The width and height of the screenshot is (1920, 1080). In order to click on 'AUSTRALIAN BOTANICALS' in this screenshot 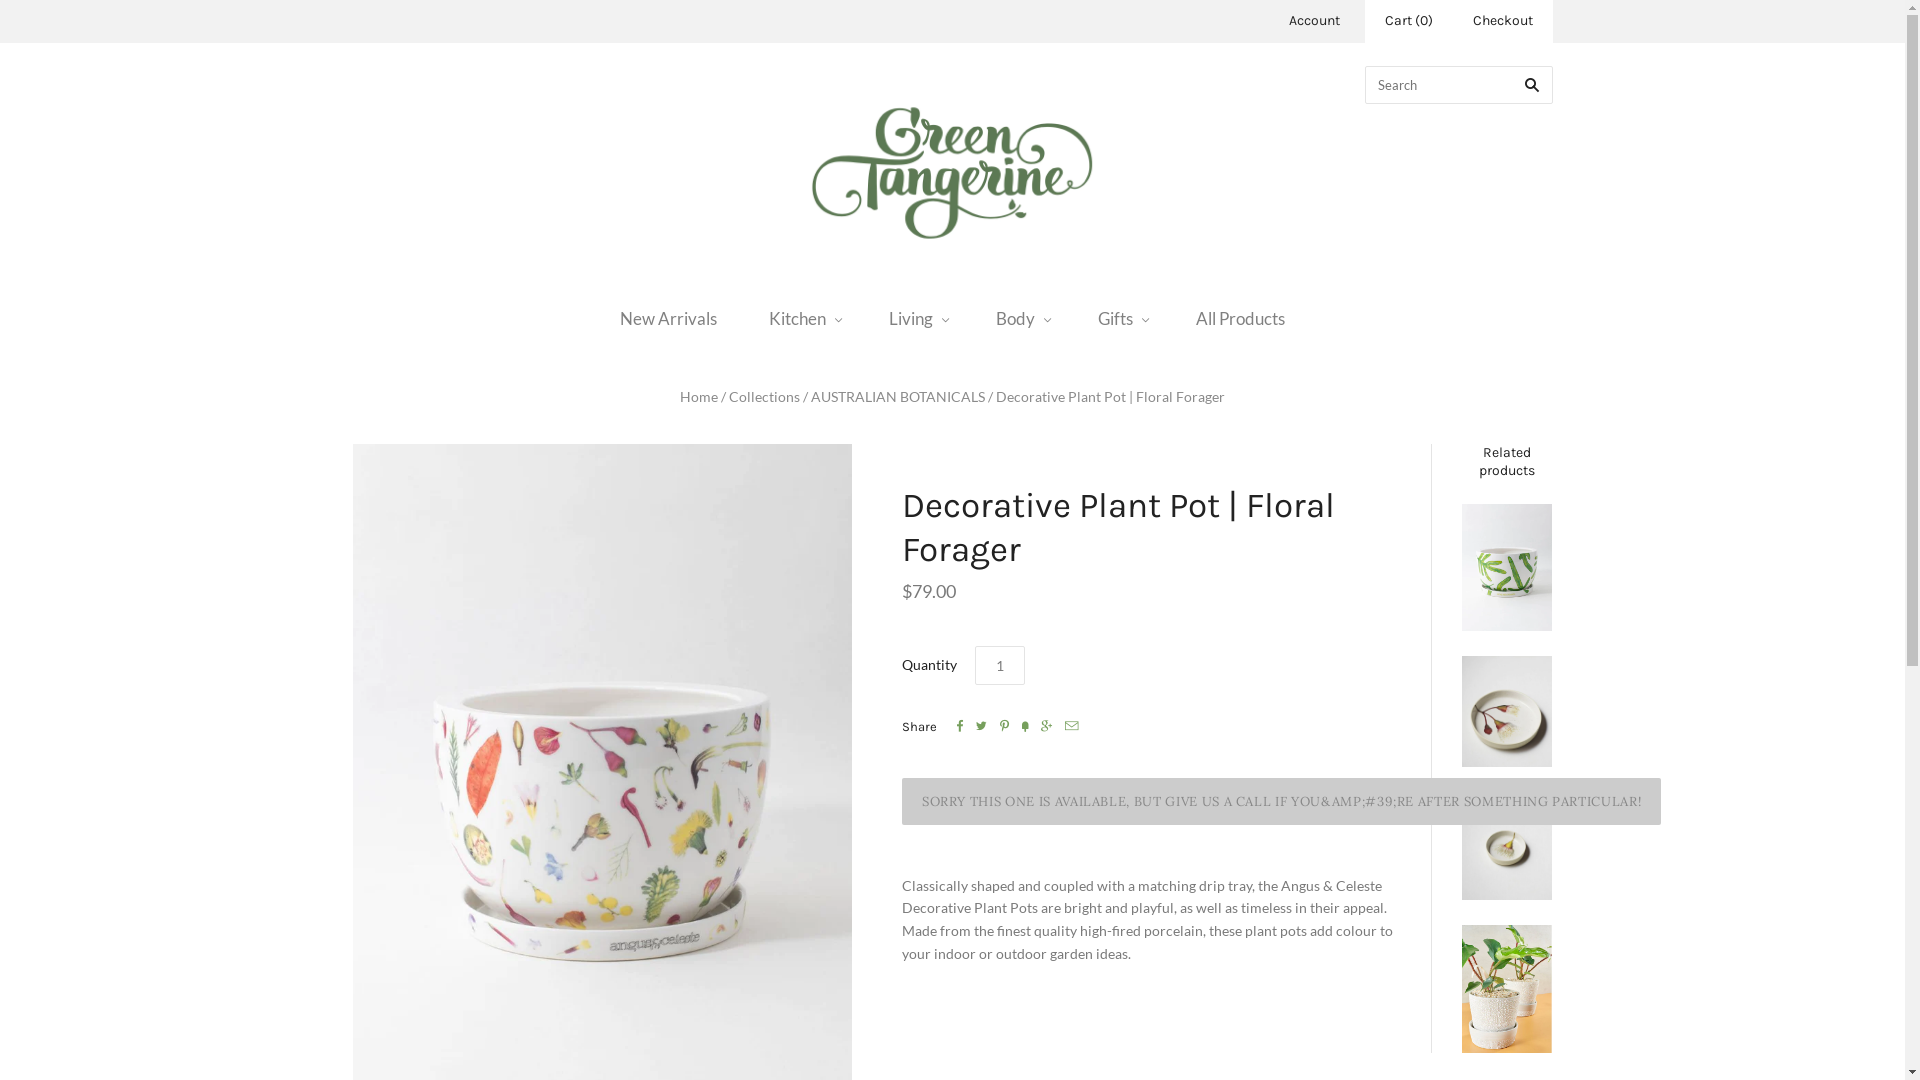, I will do `click(896, 396)`.